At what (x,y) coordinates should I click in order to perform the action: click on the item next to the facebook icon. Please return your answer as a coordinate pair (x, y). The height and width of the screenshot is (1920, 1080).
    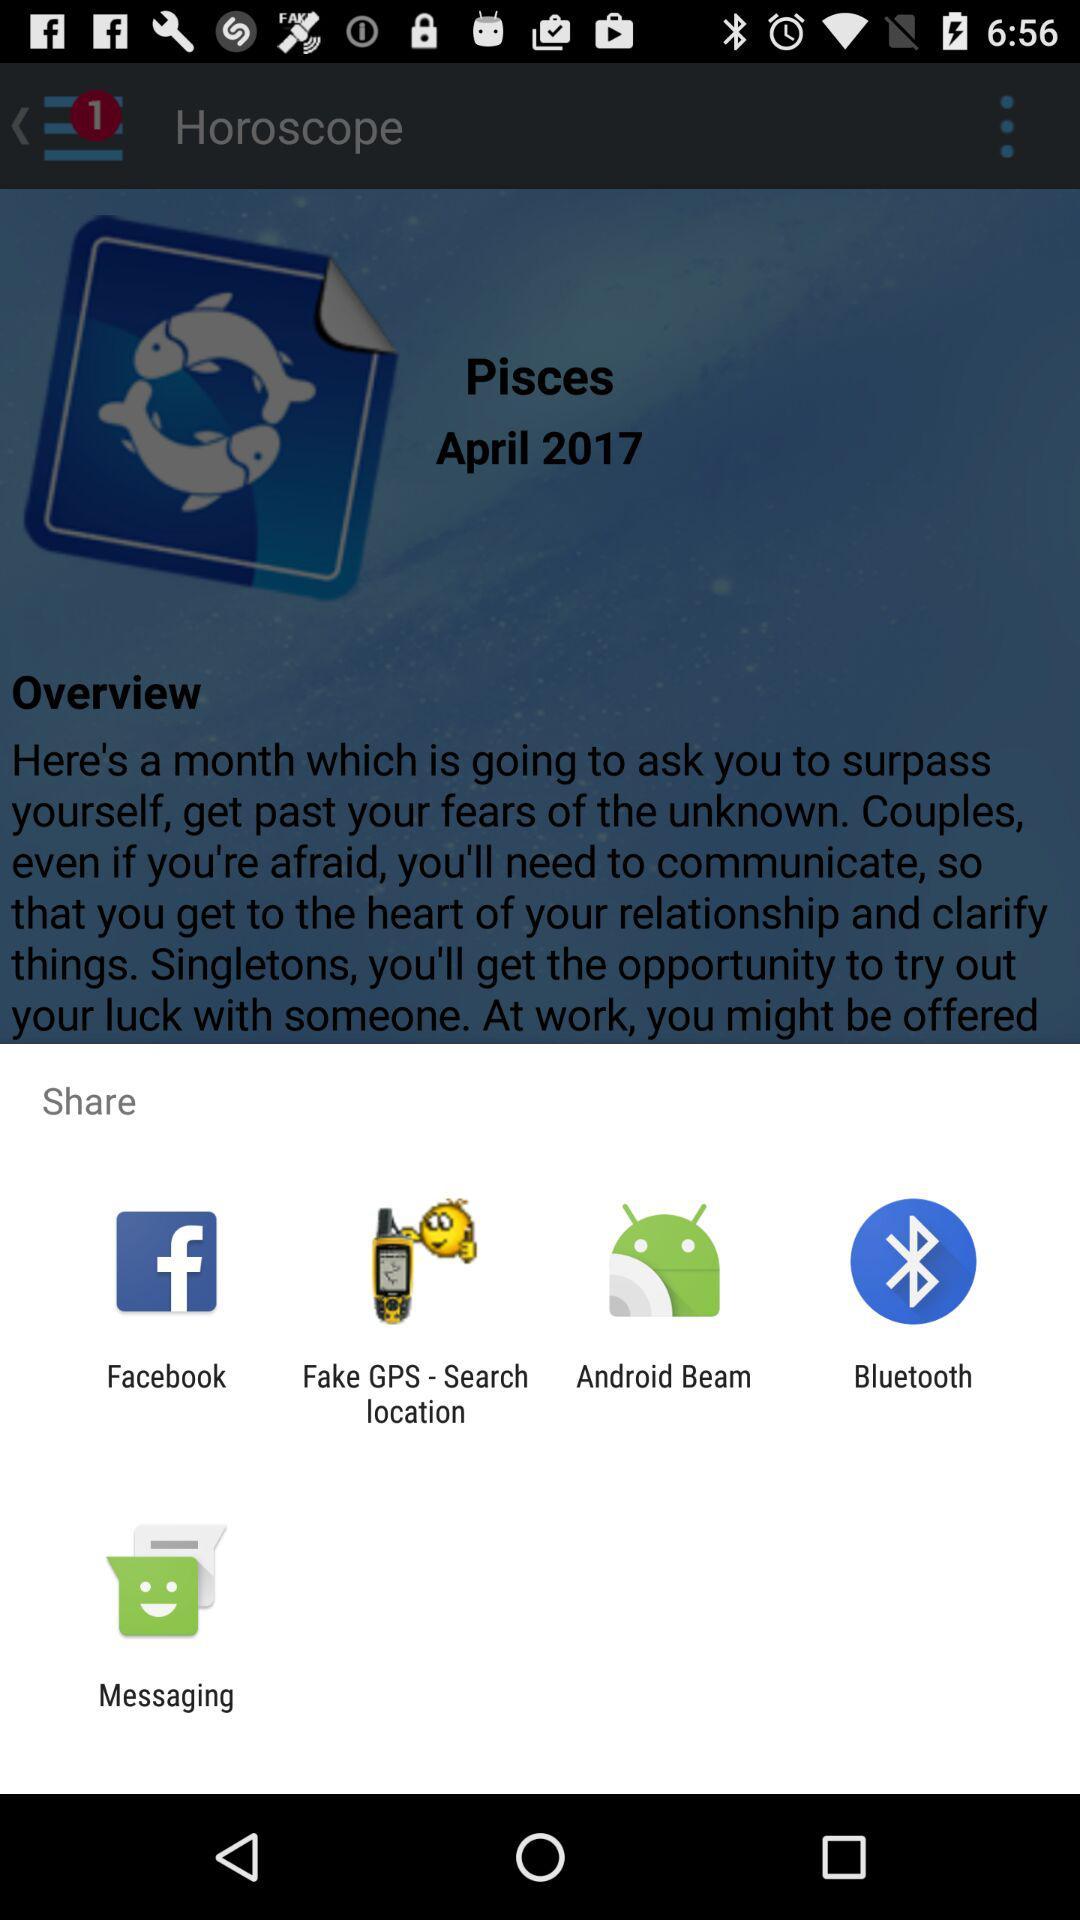
    Looking at the image, I should click on (414, 1392).